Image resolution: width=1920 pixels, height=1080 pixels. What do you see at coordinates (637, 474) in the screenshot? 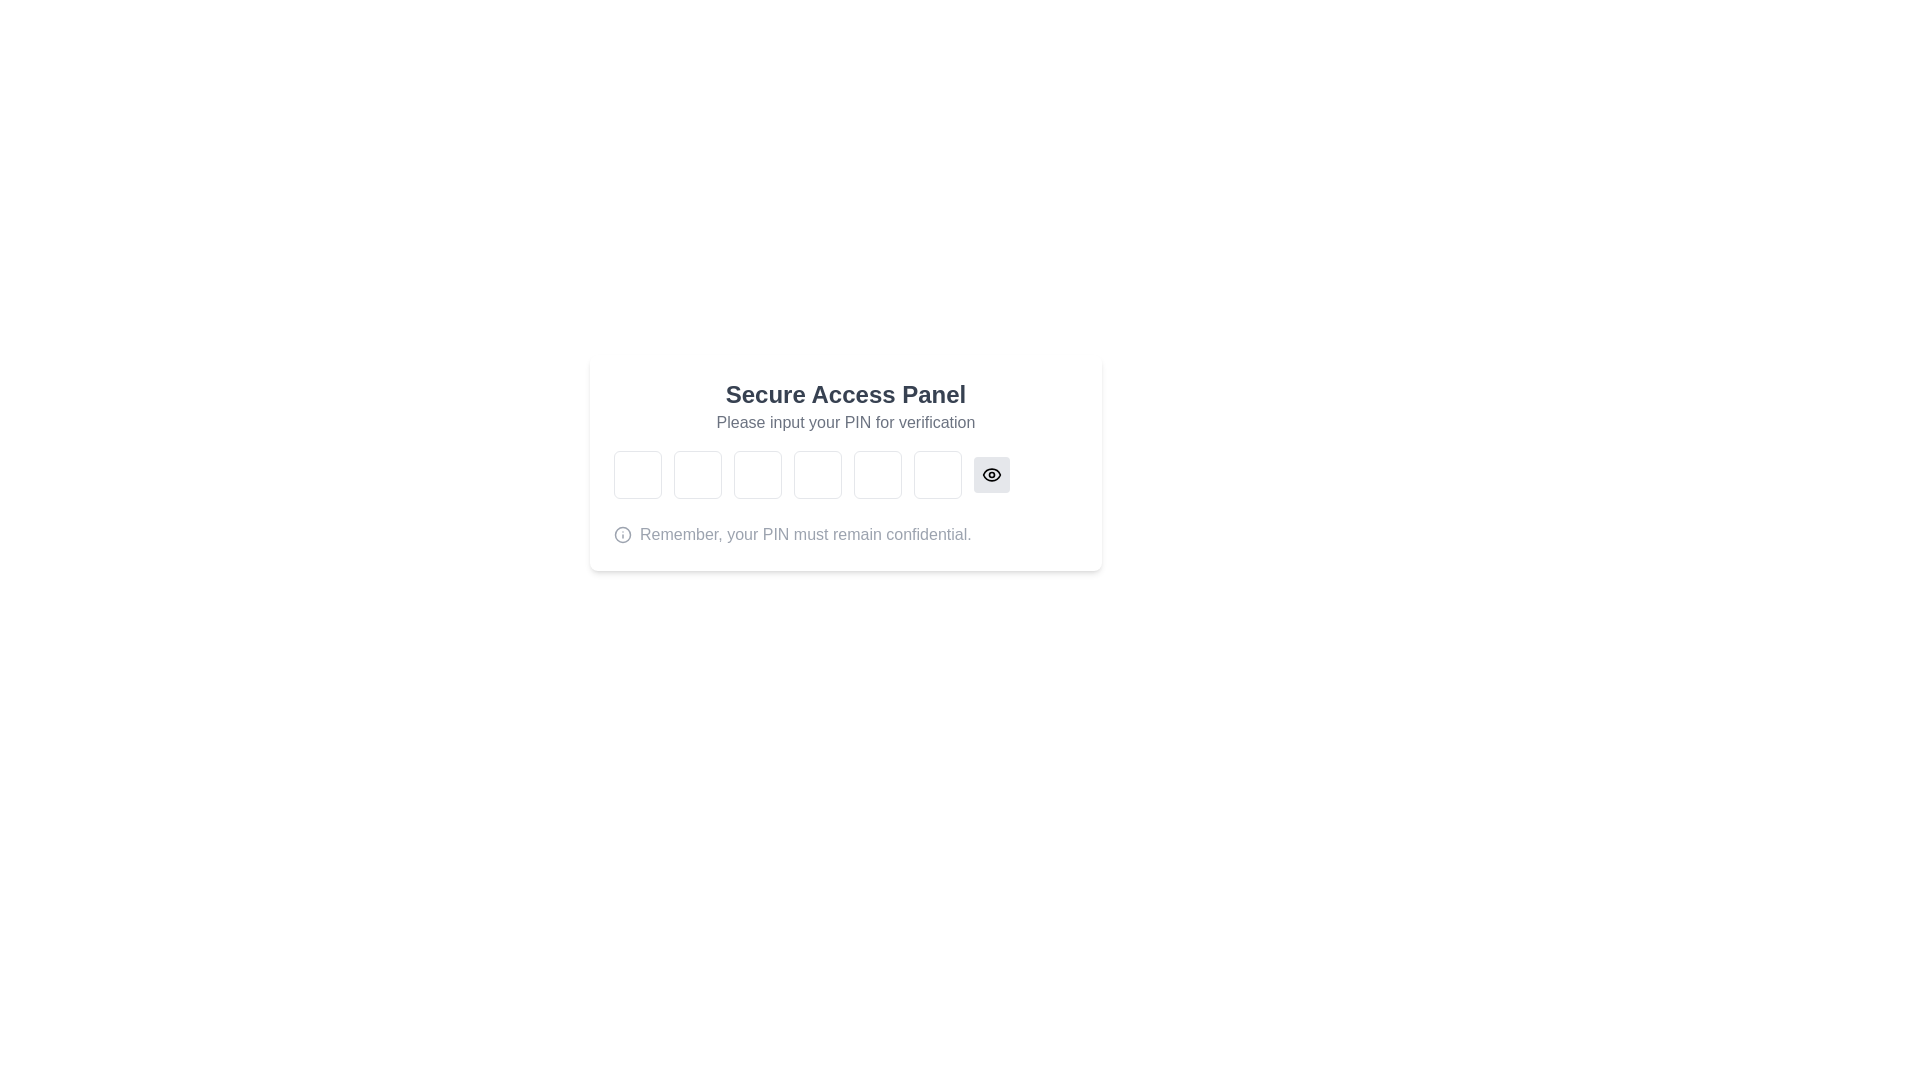
I see `to focus on the first password input field in a series of six aligned horizontally` at bounding box center [637, 474].